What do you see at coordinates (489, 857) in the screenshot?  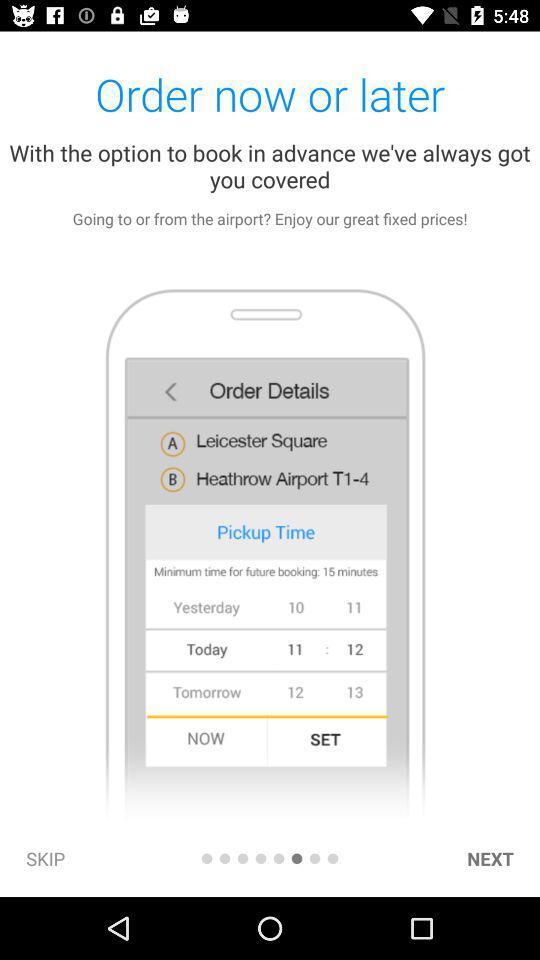 I see `next` at bounding box center [489, 857].